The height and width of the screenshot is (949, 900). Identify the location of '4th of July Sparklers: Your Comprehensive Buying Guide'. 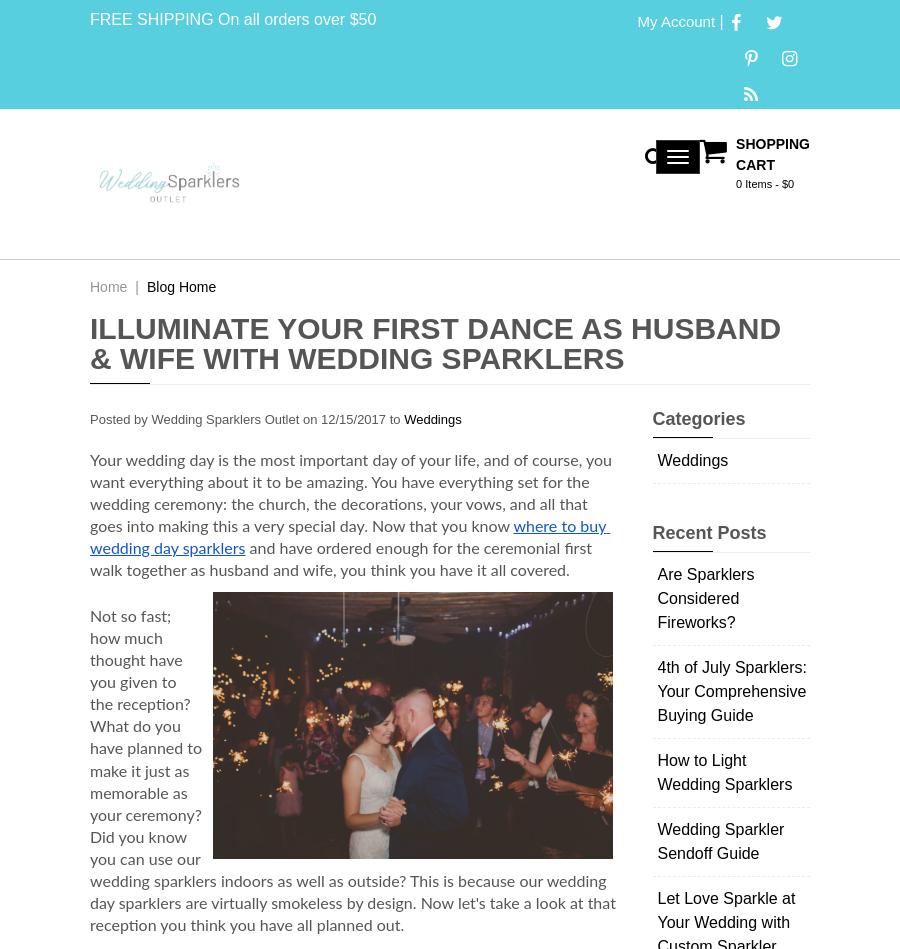
(730, 691).